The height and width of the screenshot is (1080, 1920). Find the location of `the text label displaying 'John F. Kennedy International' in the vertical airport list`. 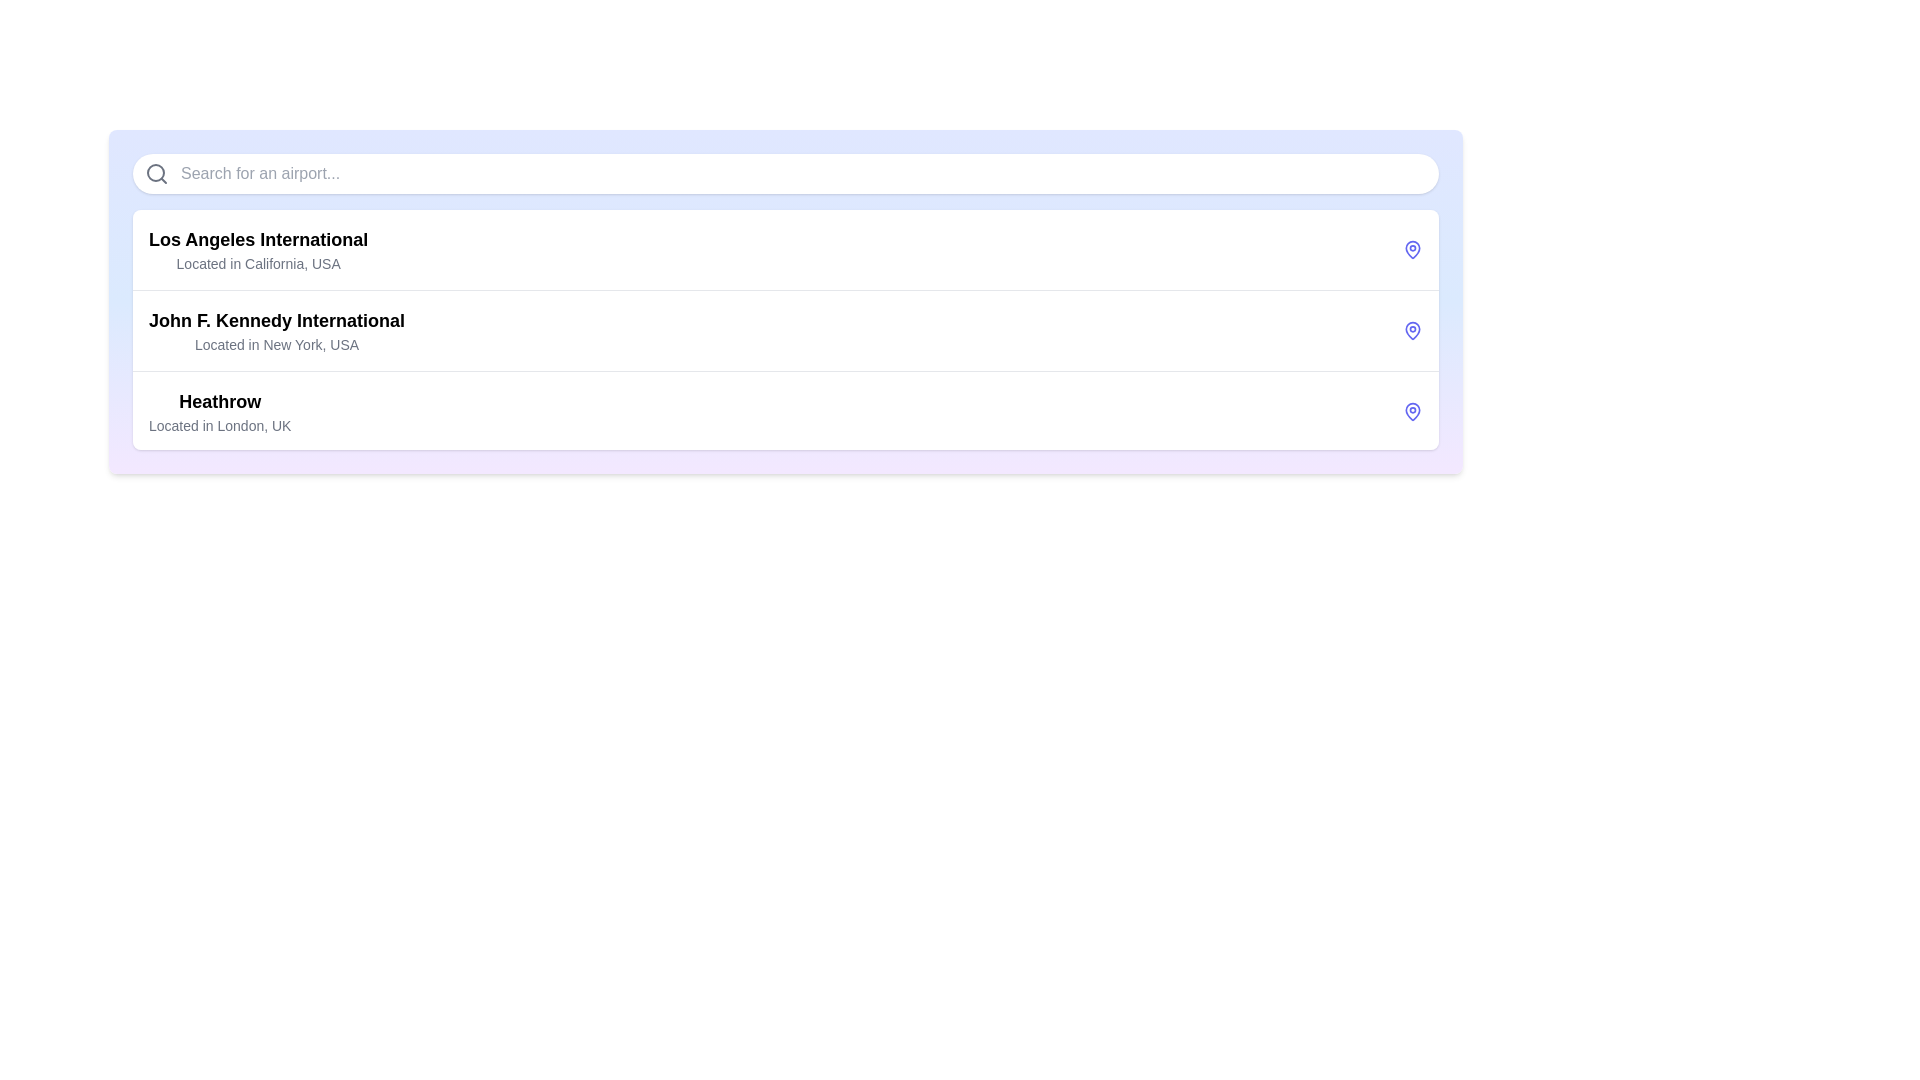

the text label displaying 'John F. Kennedy International' in the vertical airport list is located at coordinates (276, 319).